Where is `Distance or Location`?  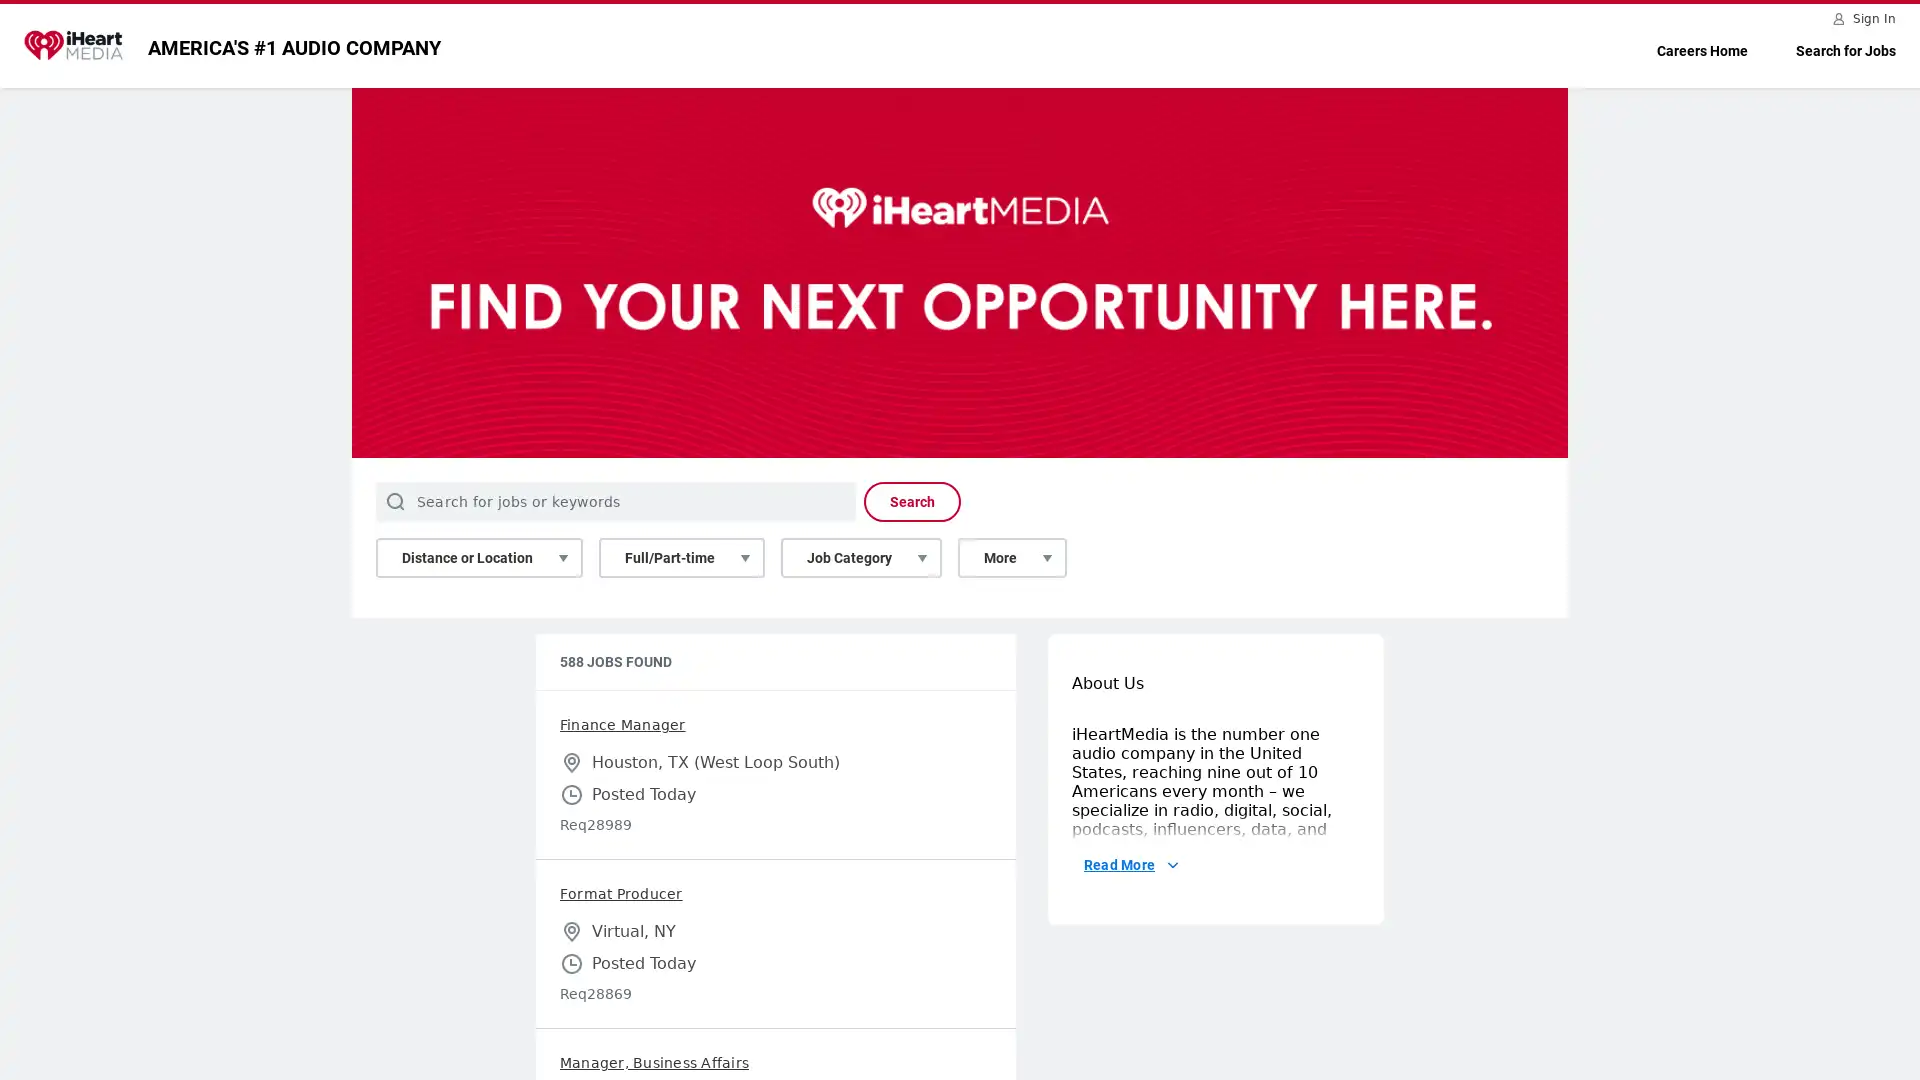 Distance or Location is located at coordinates (478, 558).